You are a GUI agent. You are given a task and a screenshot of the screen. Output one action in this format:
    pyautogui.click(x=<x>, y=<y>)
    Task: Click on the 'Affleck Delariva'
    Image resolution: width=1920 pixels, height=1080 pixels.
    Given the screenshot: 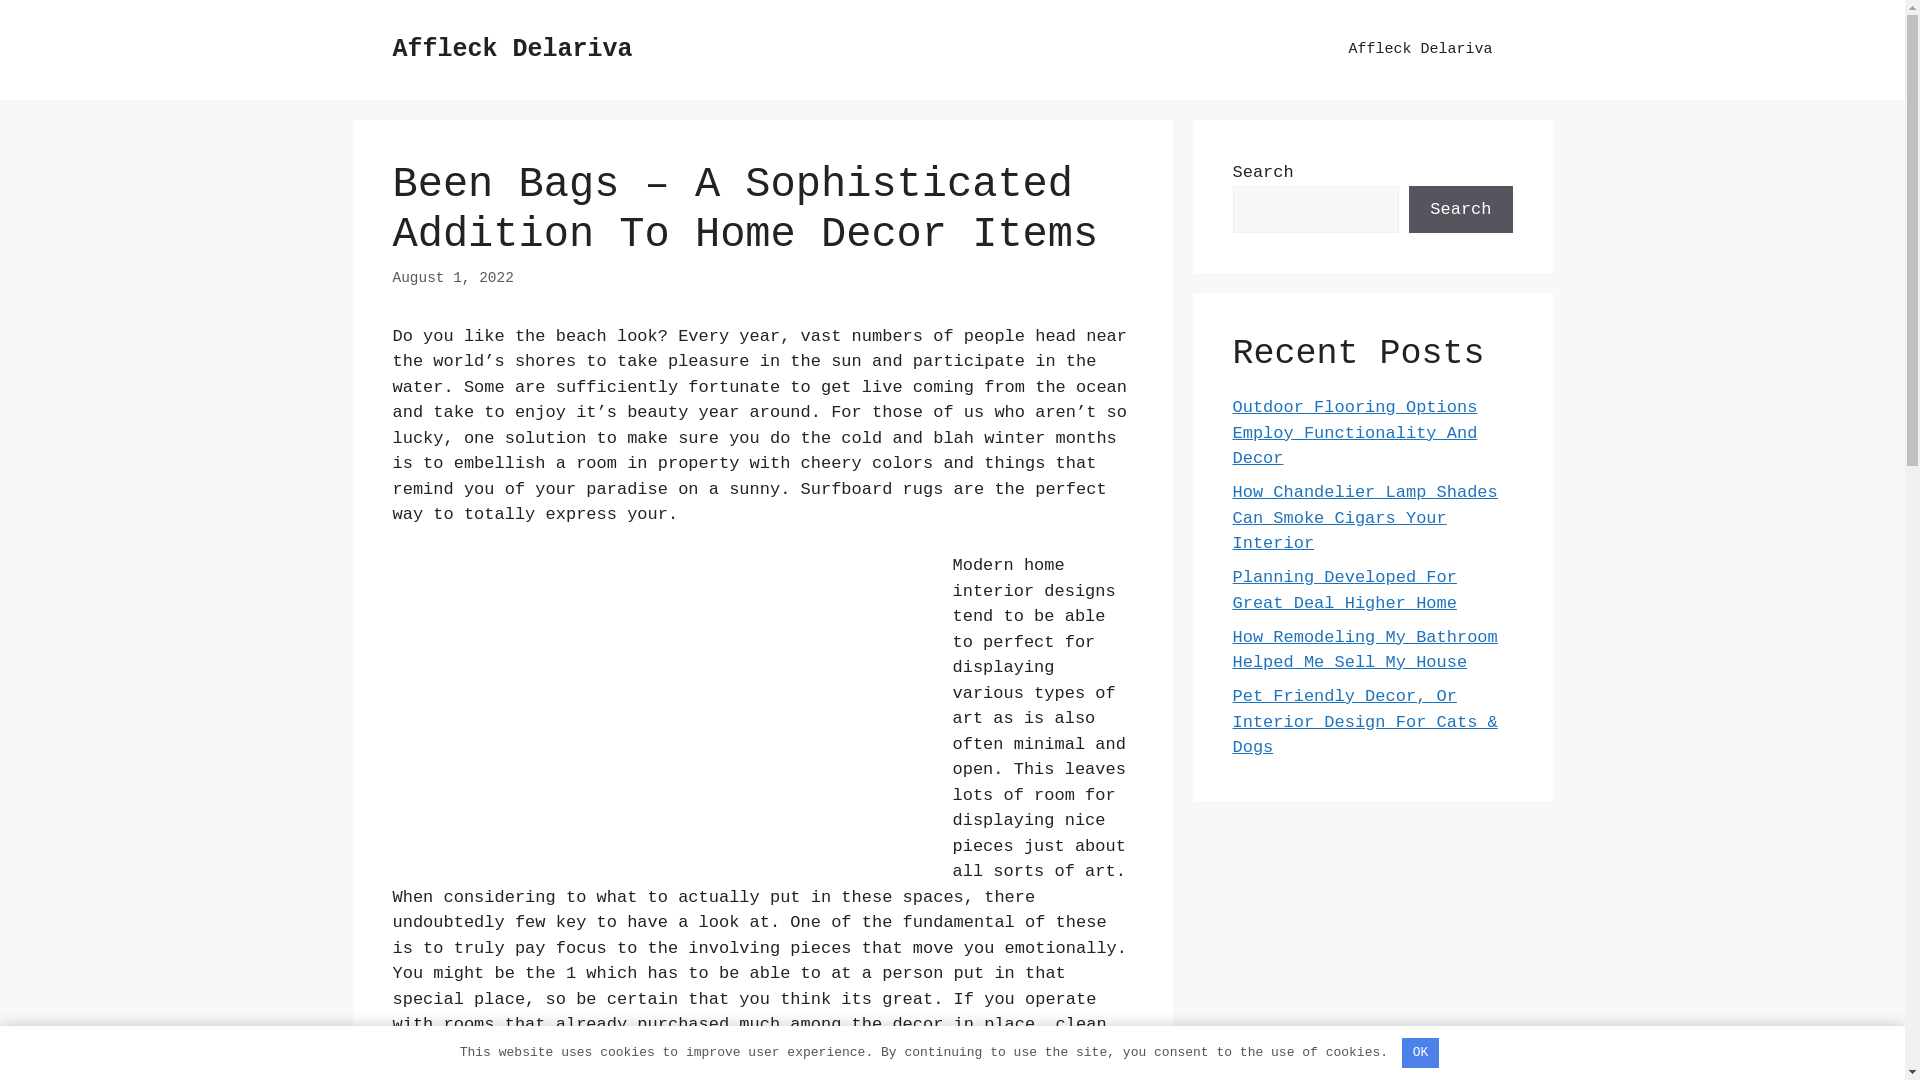 What is the action you would take?
    pyautogui.click(x=512, y=48)
    